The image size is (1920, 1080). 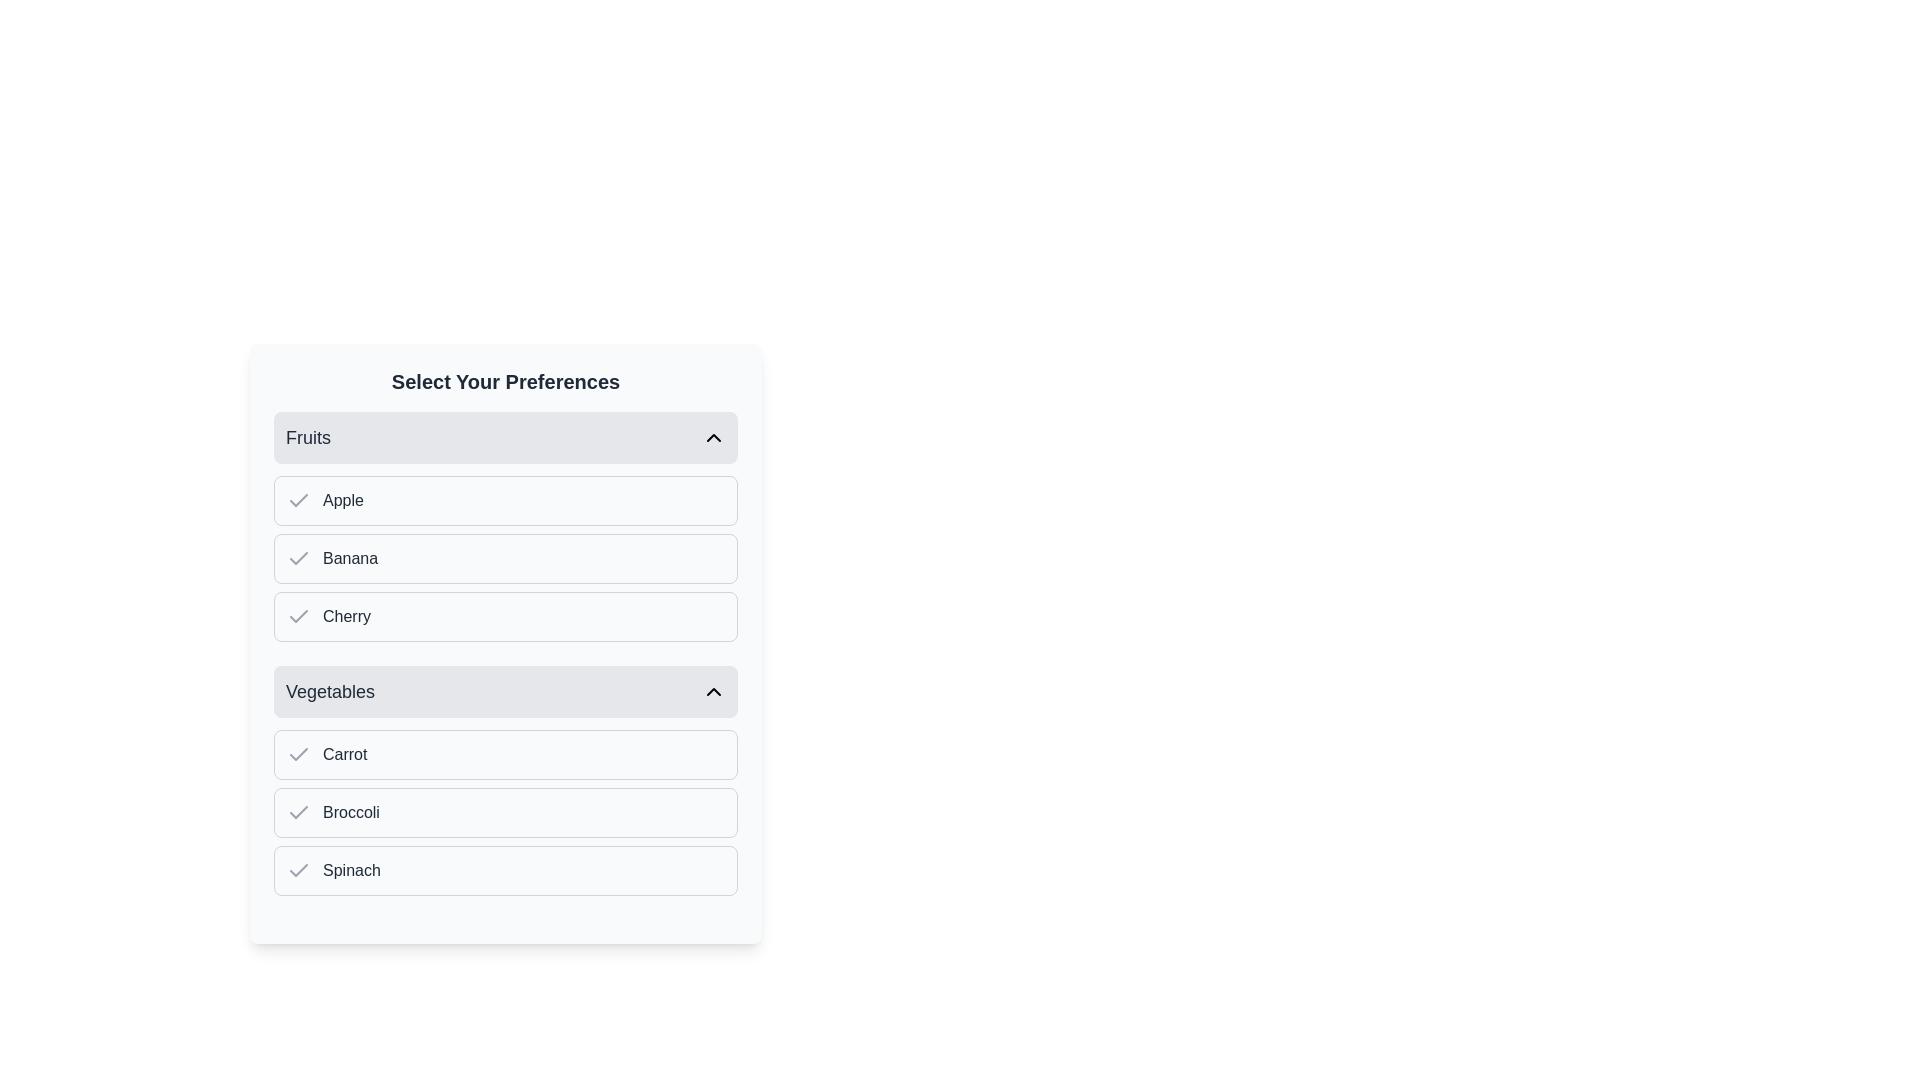 What do you see at coordinates (505, 559) in the screenshot?
I see `the second item in the 'Fruits' selection list, which allows the user to indicate their preference for 'Banana'` at bounding box center [505, 559].